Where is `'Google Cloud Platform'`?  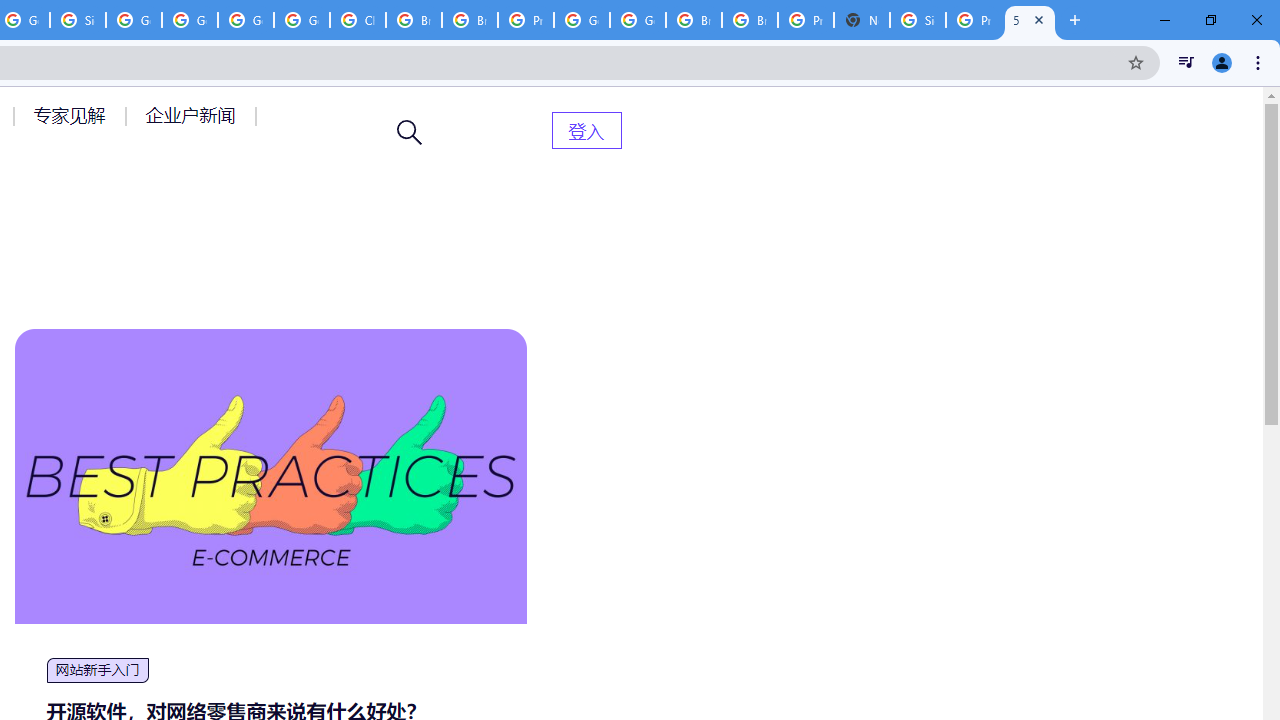
'Google Cloud Platform' is located at coordinates (637, 20).